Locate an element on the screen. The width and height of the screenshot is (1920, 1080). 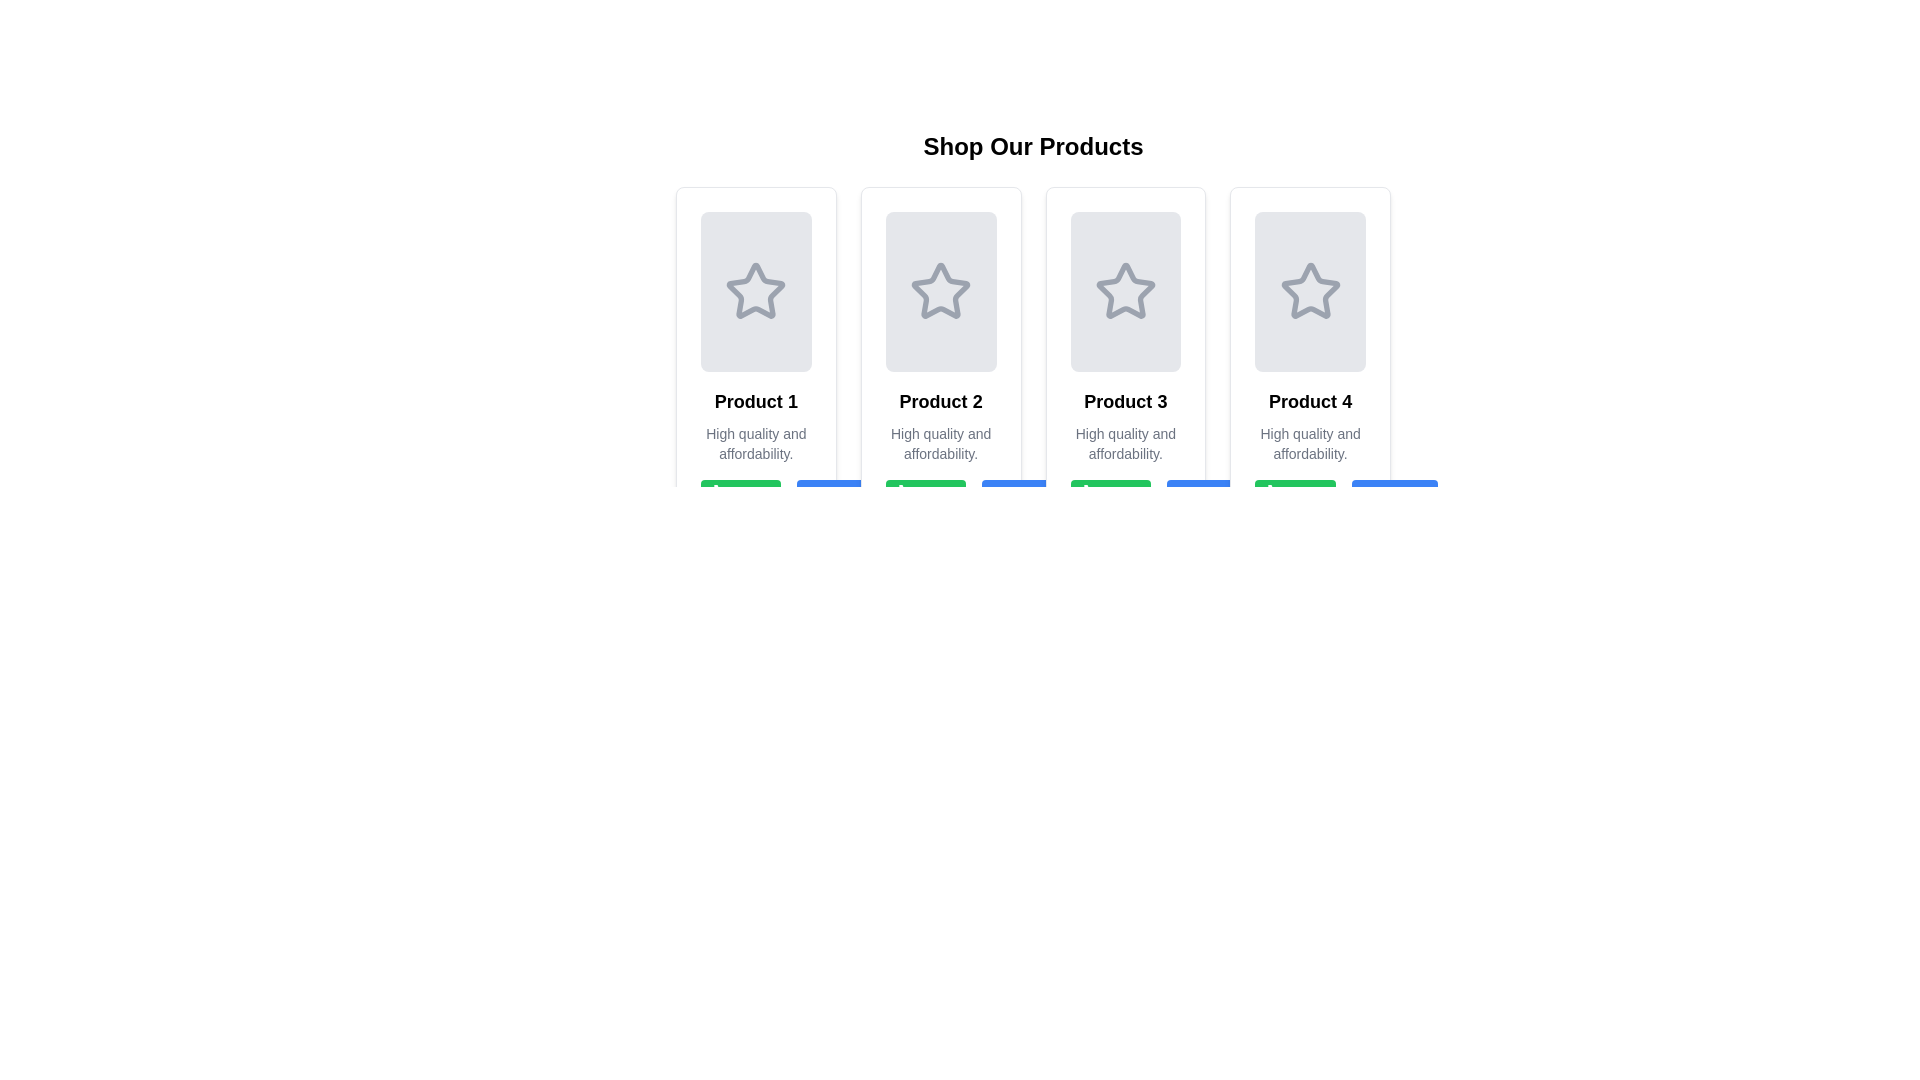
the product card located in the top-left corner of the grid layout to activate hover effects is located at coordinates (755, 362).